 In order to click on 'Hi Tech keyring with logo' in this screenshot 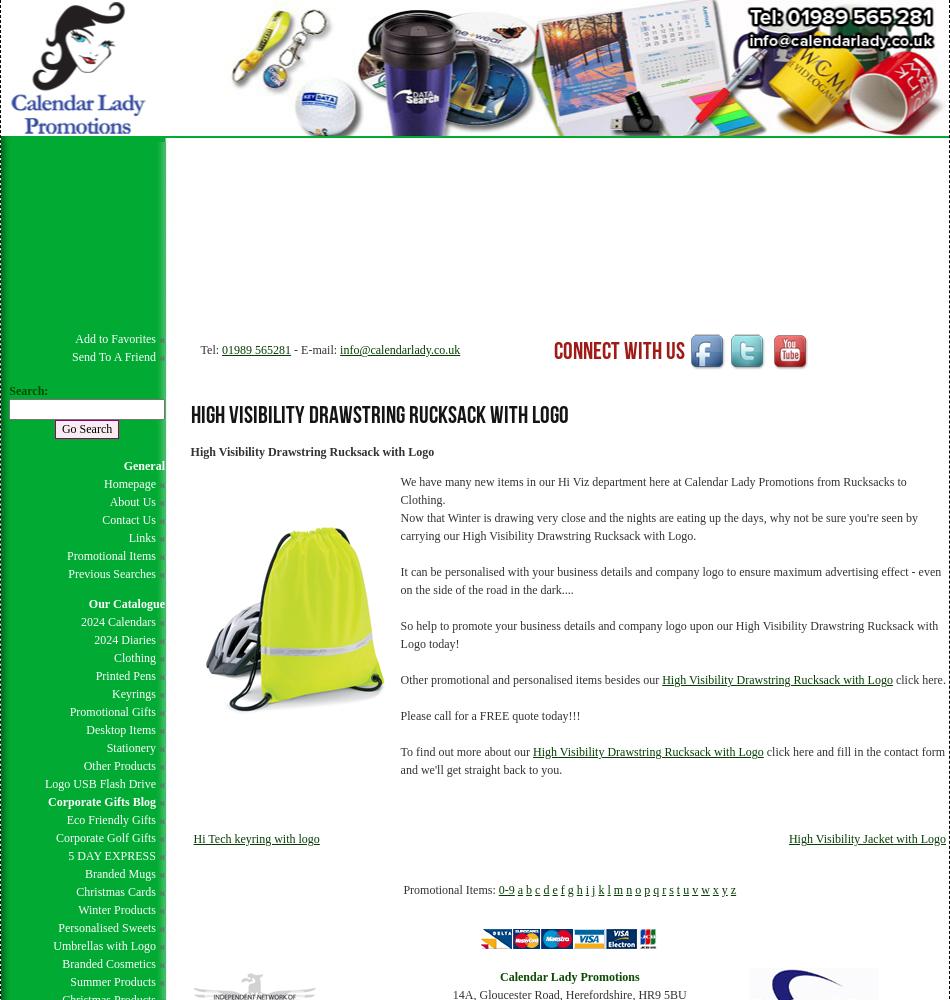, I will do `click(255, 838)`.